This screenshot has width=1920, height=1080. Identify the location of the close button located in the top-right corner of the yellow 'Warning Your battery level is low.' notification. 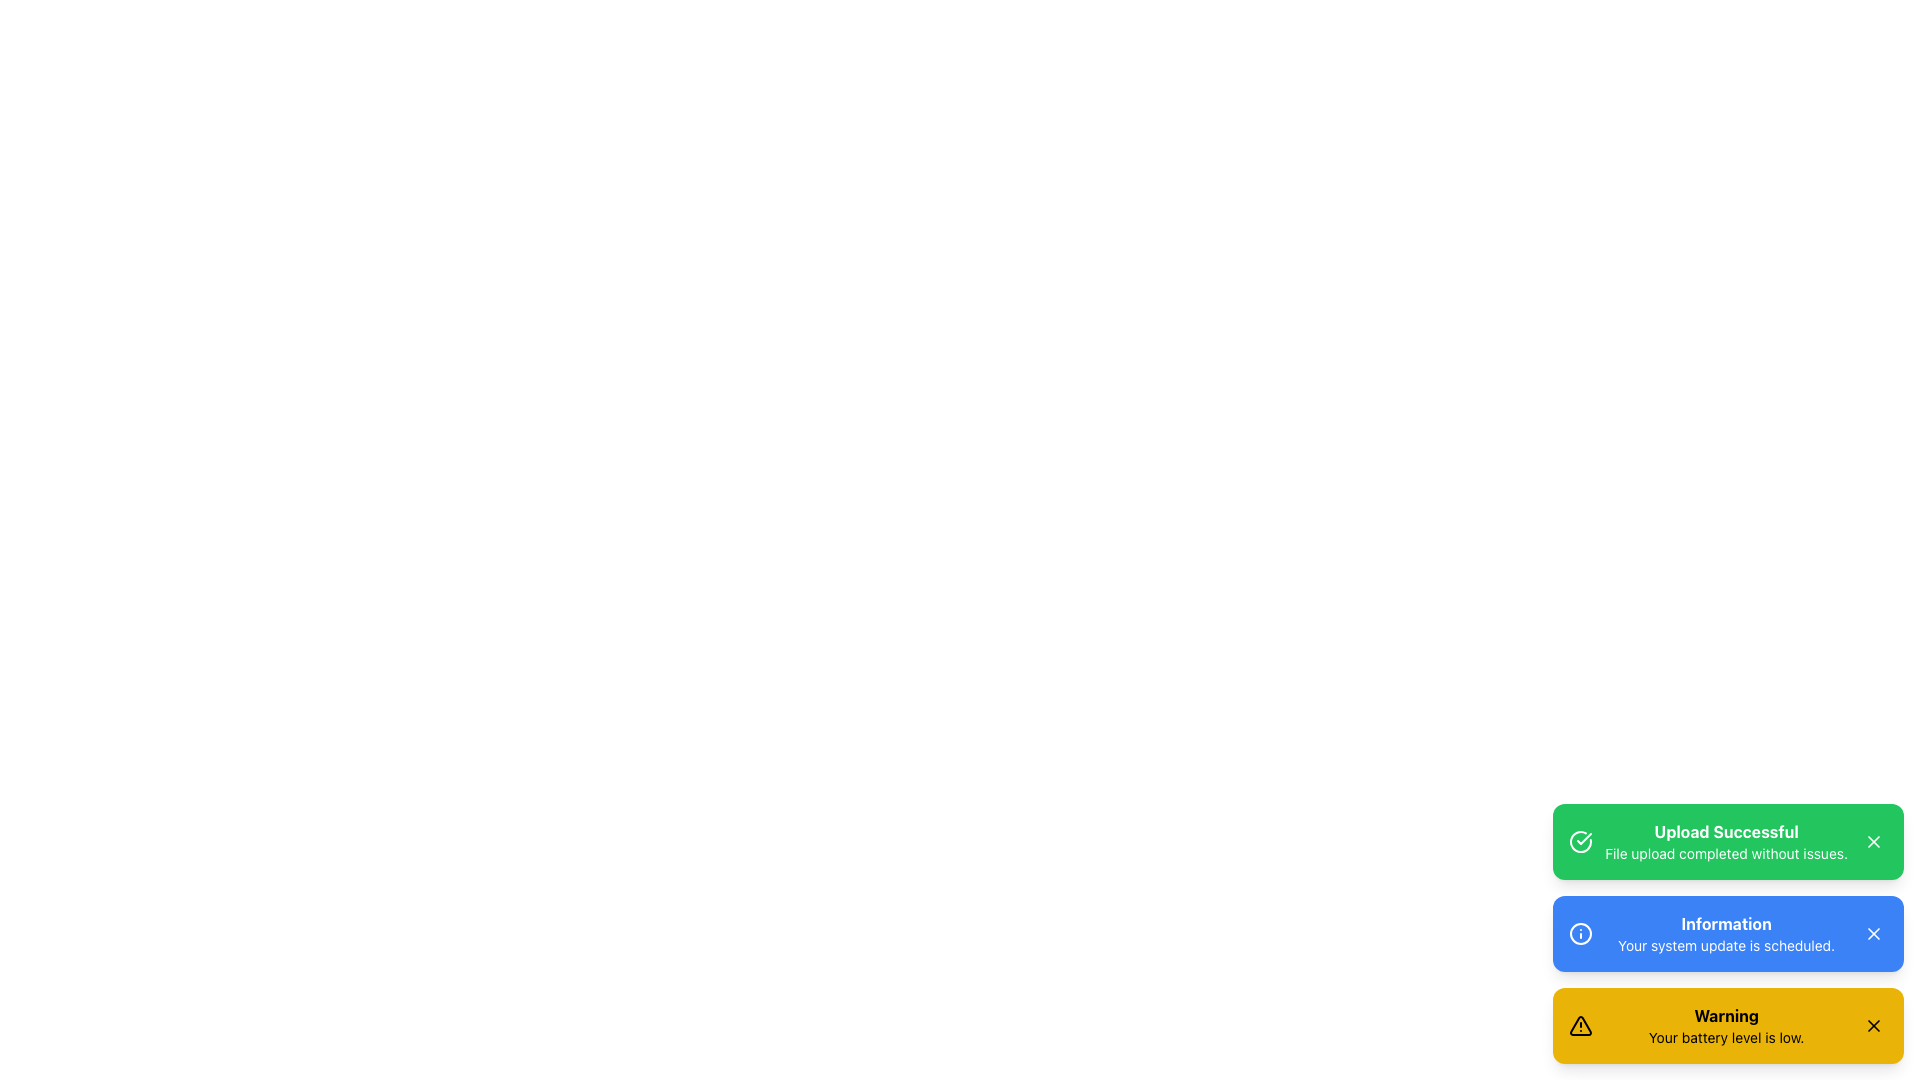
(1872, 1026).